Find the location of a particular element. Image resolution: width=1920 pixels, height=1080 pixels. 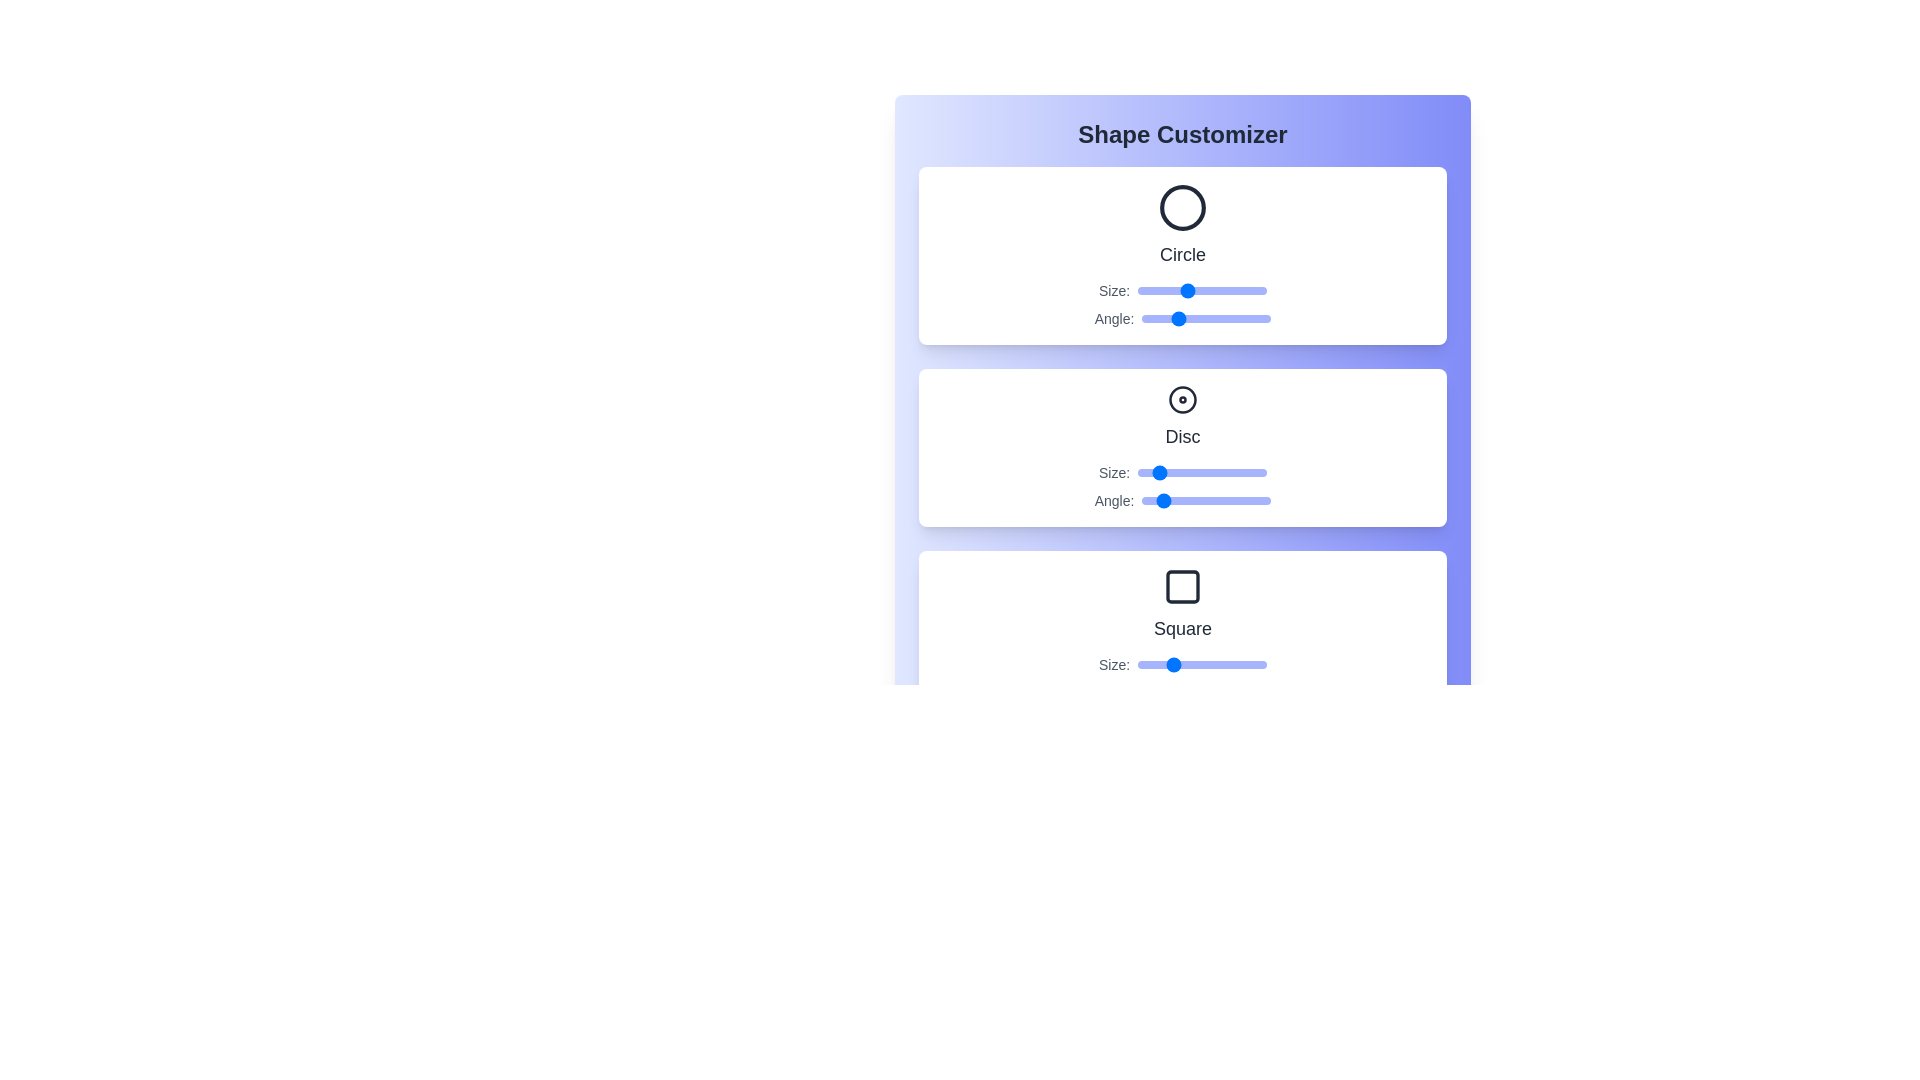

the Square's angle slider to 250 degrees is located at coordinates (1230, 692).